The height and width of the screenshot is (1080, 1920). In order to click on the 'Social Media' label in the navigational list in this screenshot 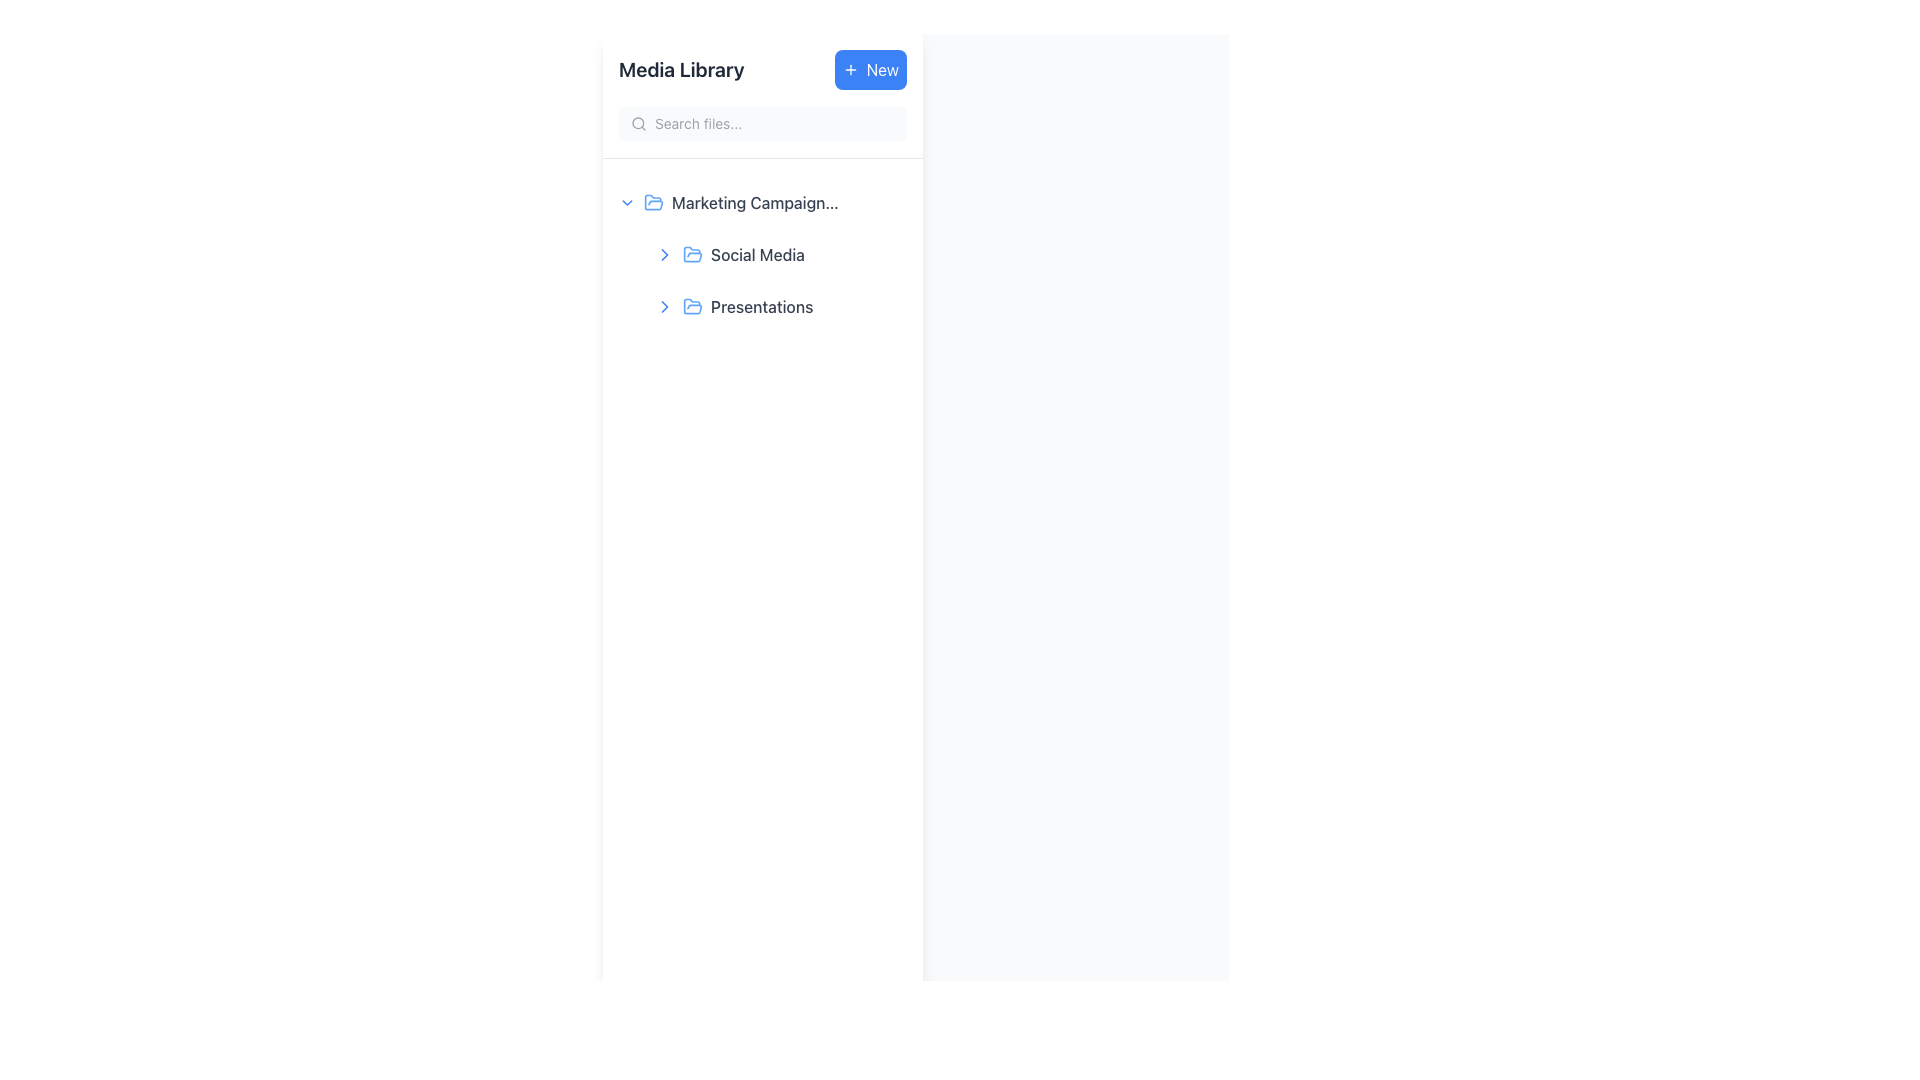, I will do `click(762, 253)`.